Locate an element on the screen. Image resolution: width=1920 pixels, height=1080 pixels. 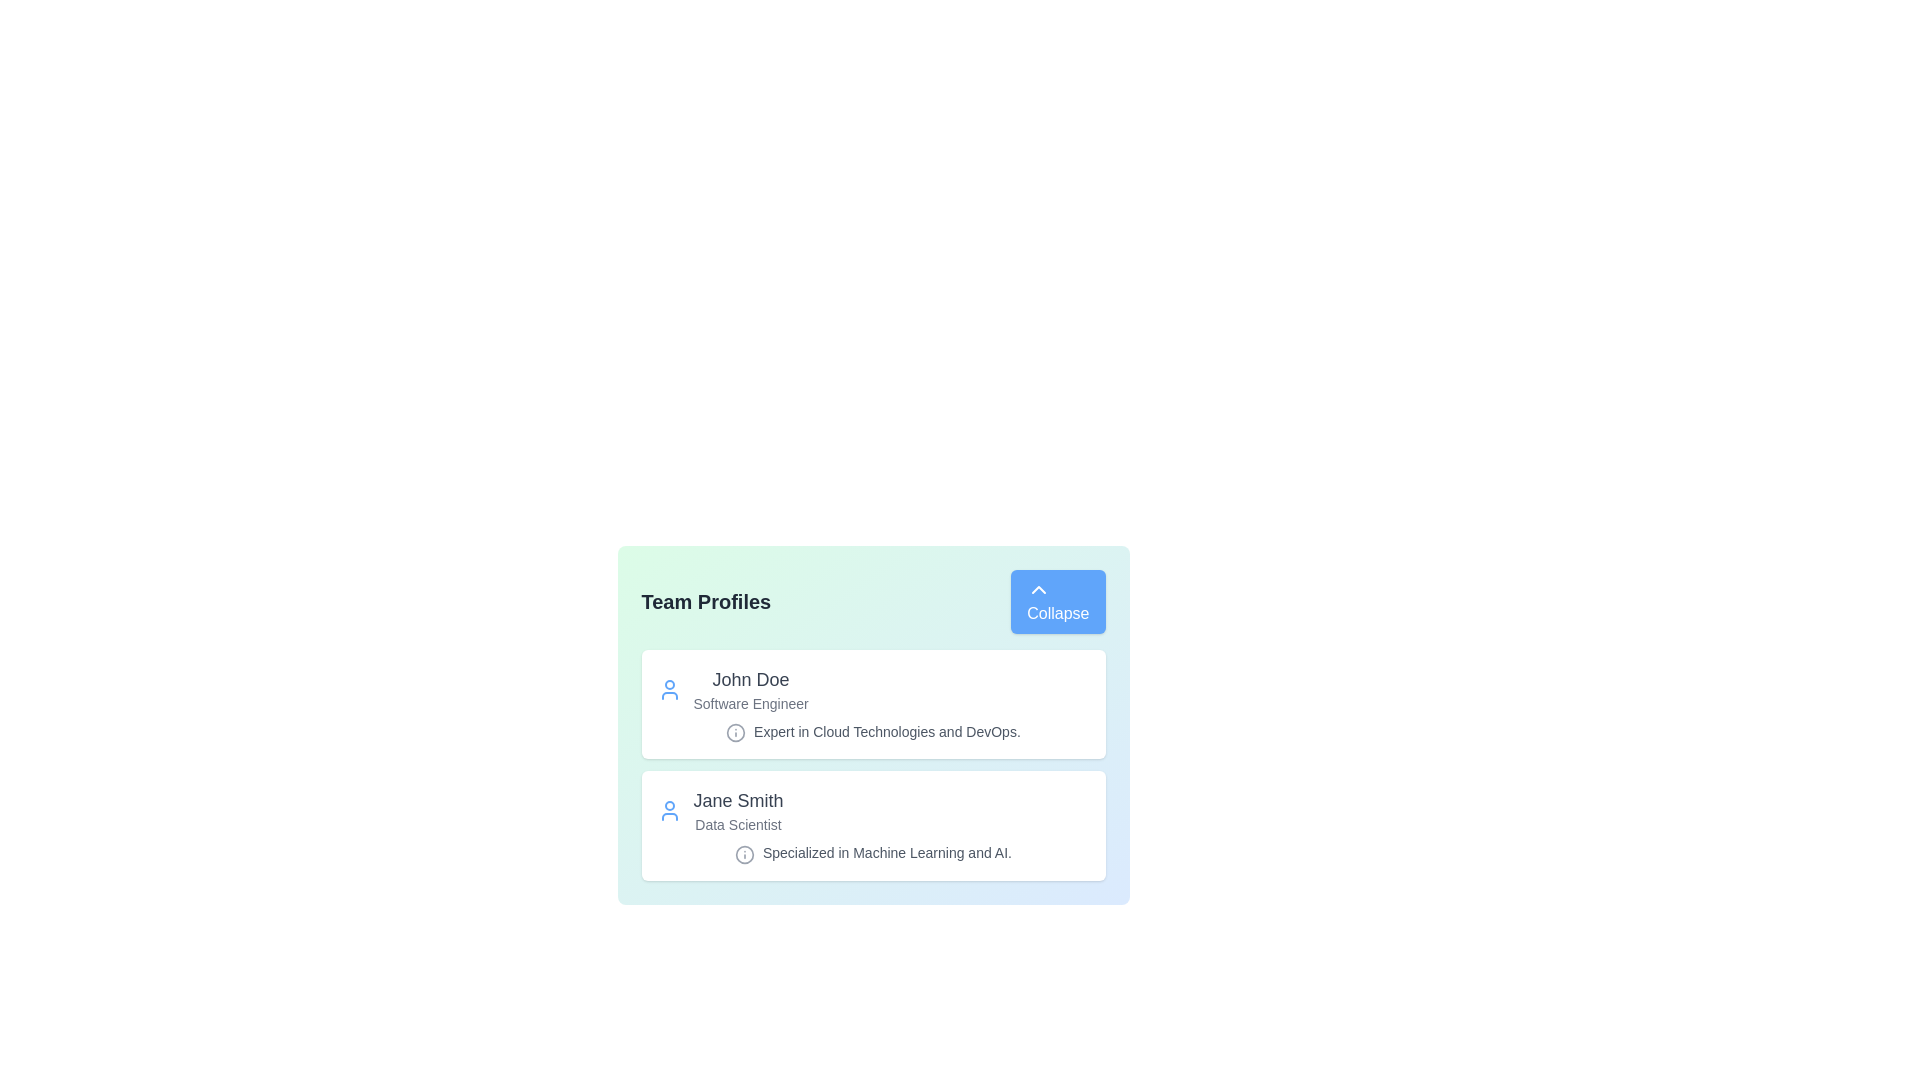
the profile details for Jane Smith is located at coordinates (873, 825).